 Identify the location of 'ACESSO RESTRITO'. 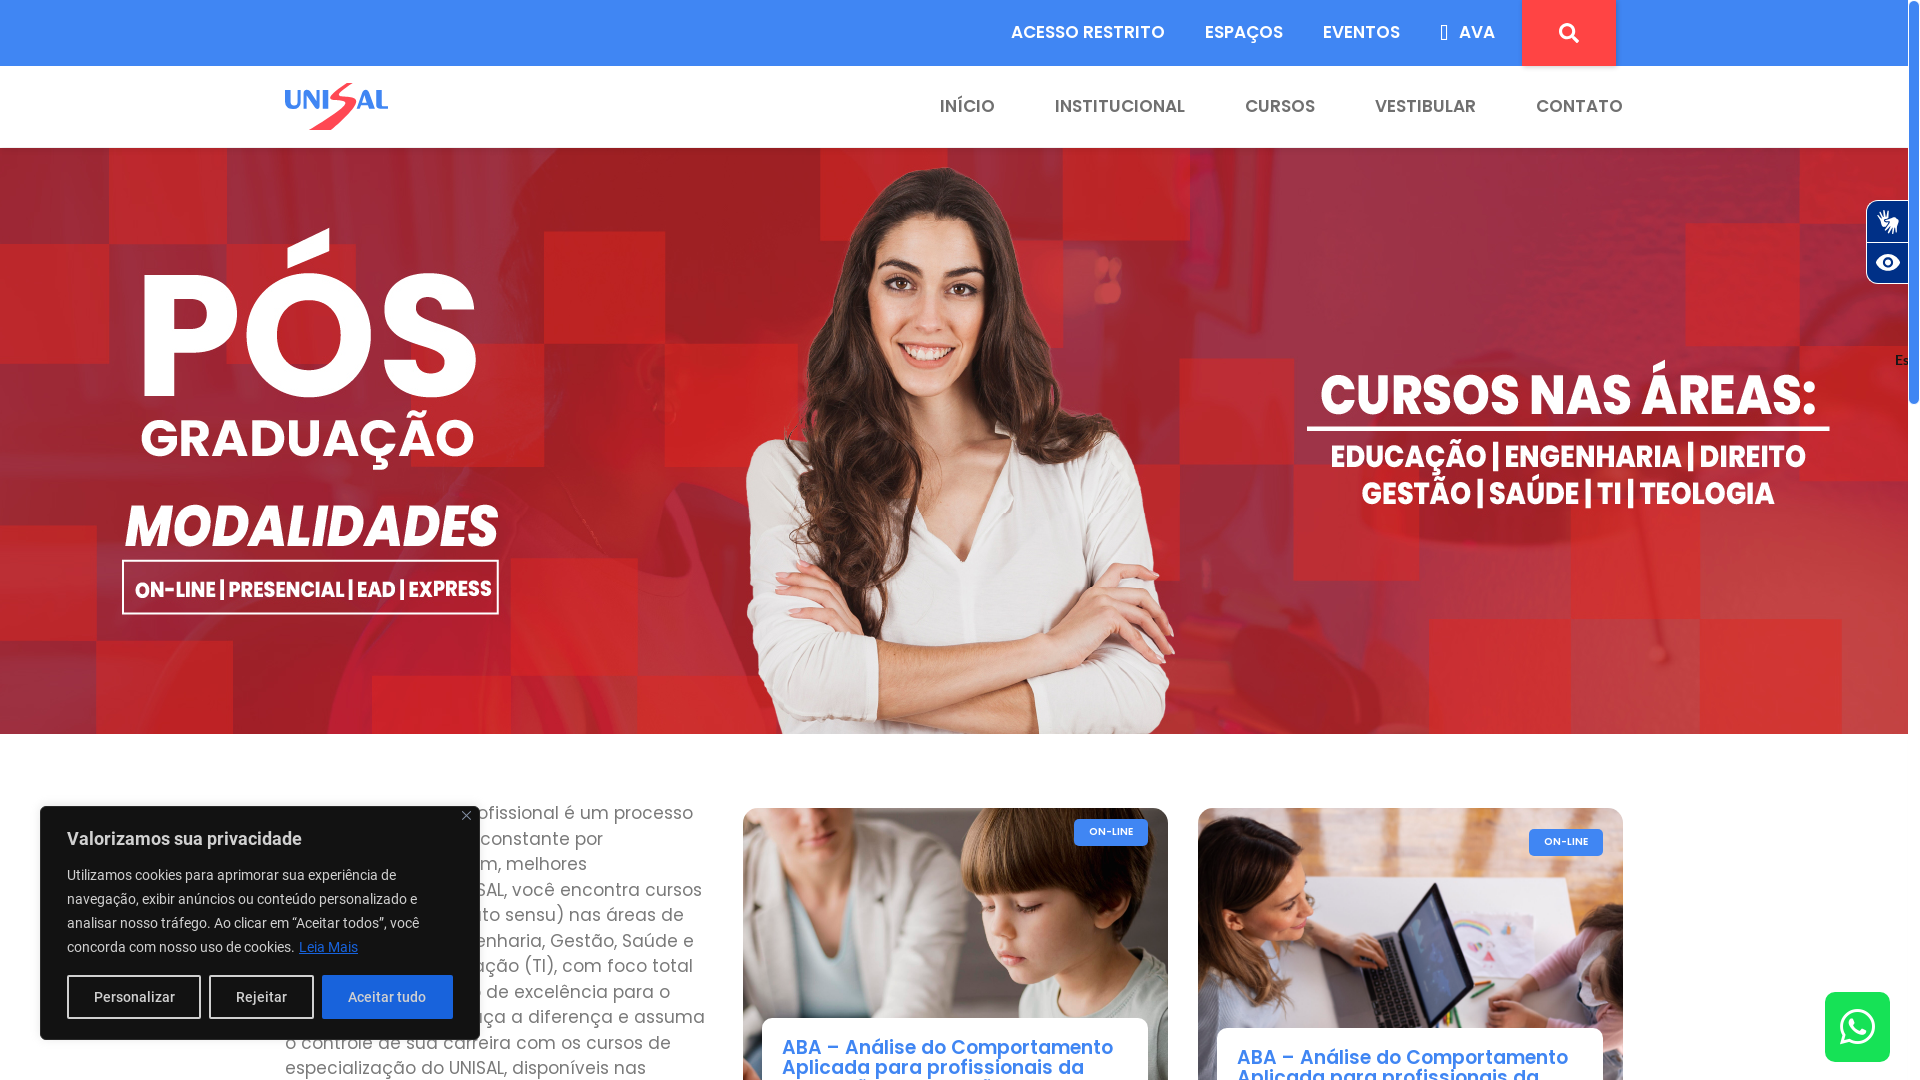
(990, 33).